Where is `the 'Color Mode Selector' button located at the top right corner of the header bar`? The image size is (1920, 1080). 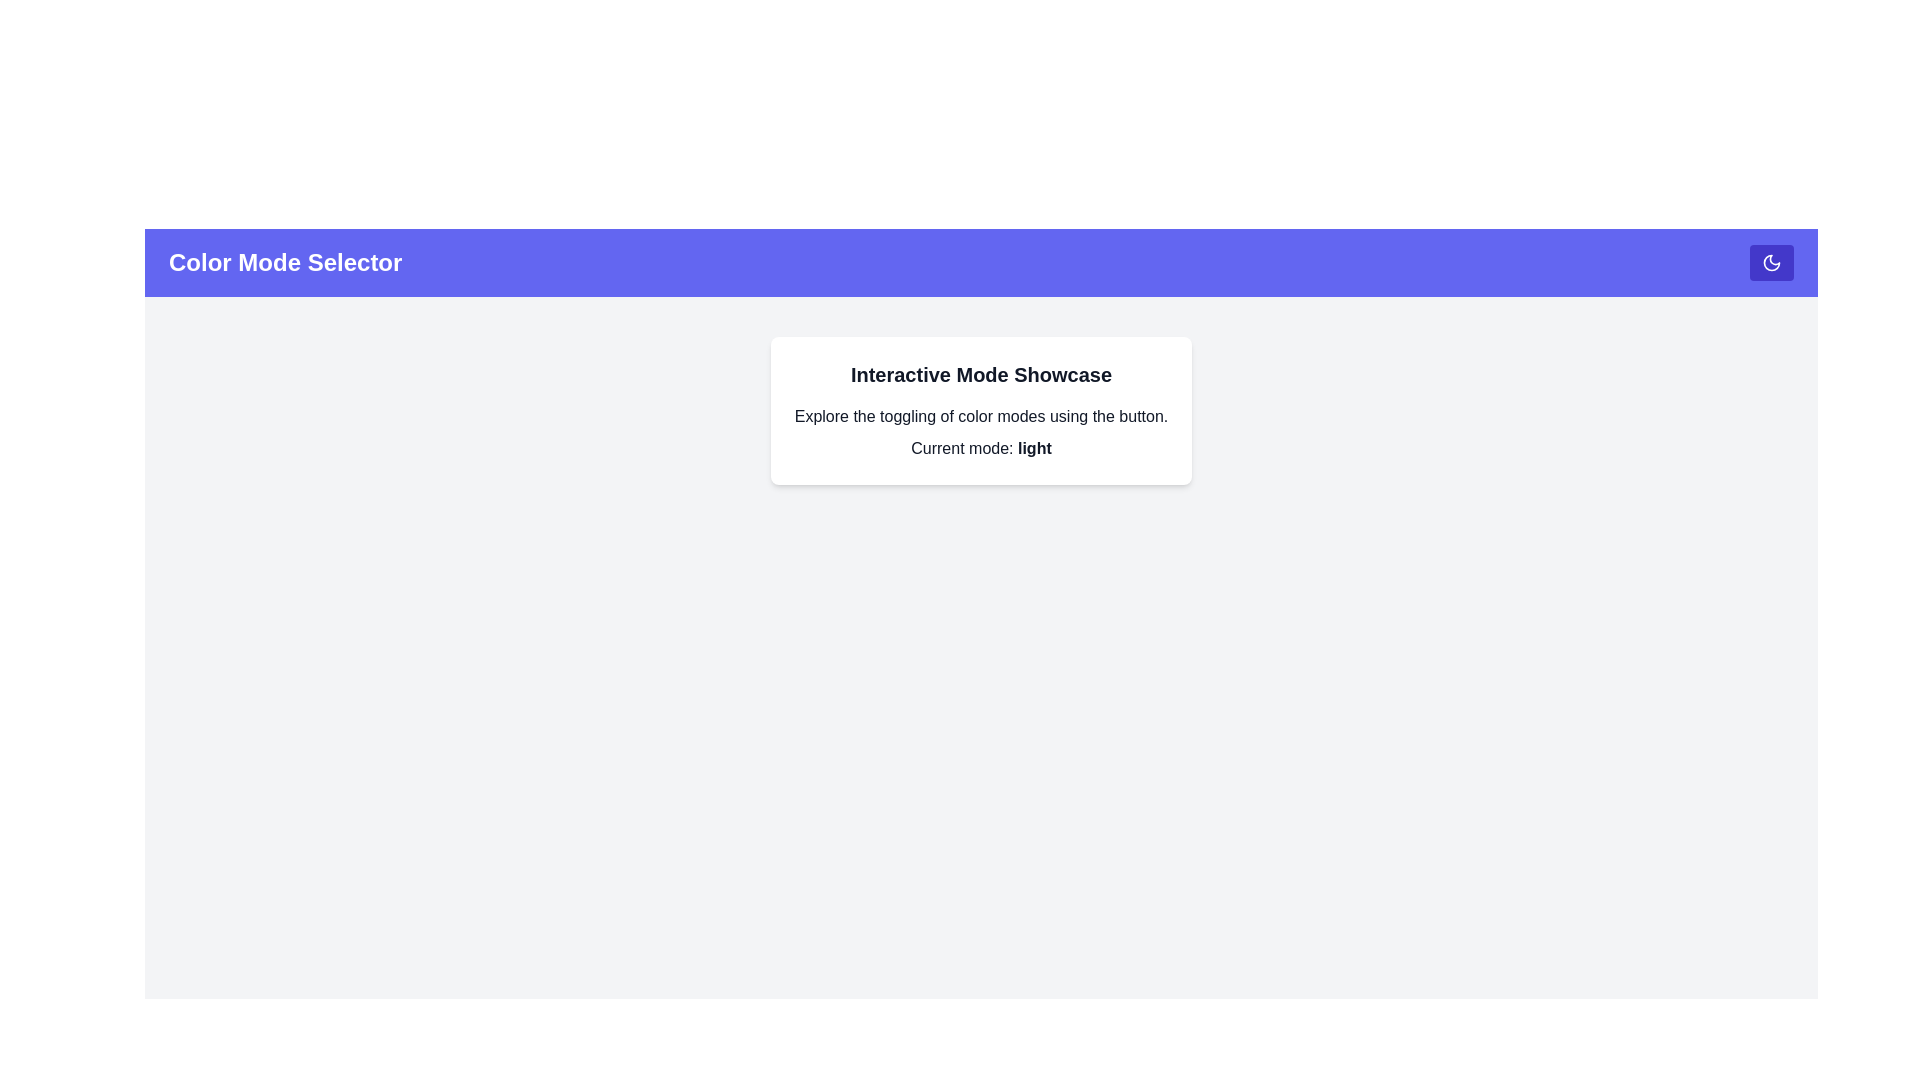 the 'Color Mode Selector' button located at the top right corner of the header bar is located at coordinates (1771, 261).